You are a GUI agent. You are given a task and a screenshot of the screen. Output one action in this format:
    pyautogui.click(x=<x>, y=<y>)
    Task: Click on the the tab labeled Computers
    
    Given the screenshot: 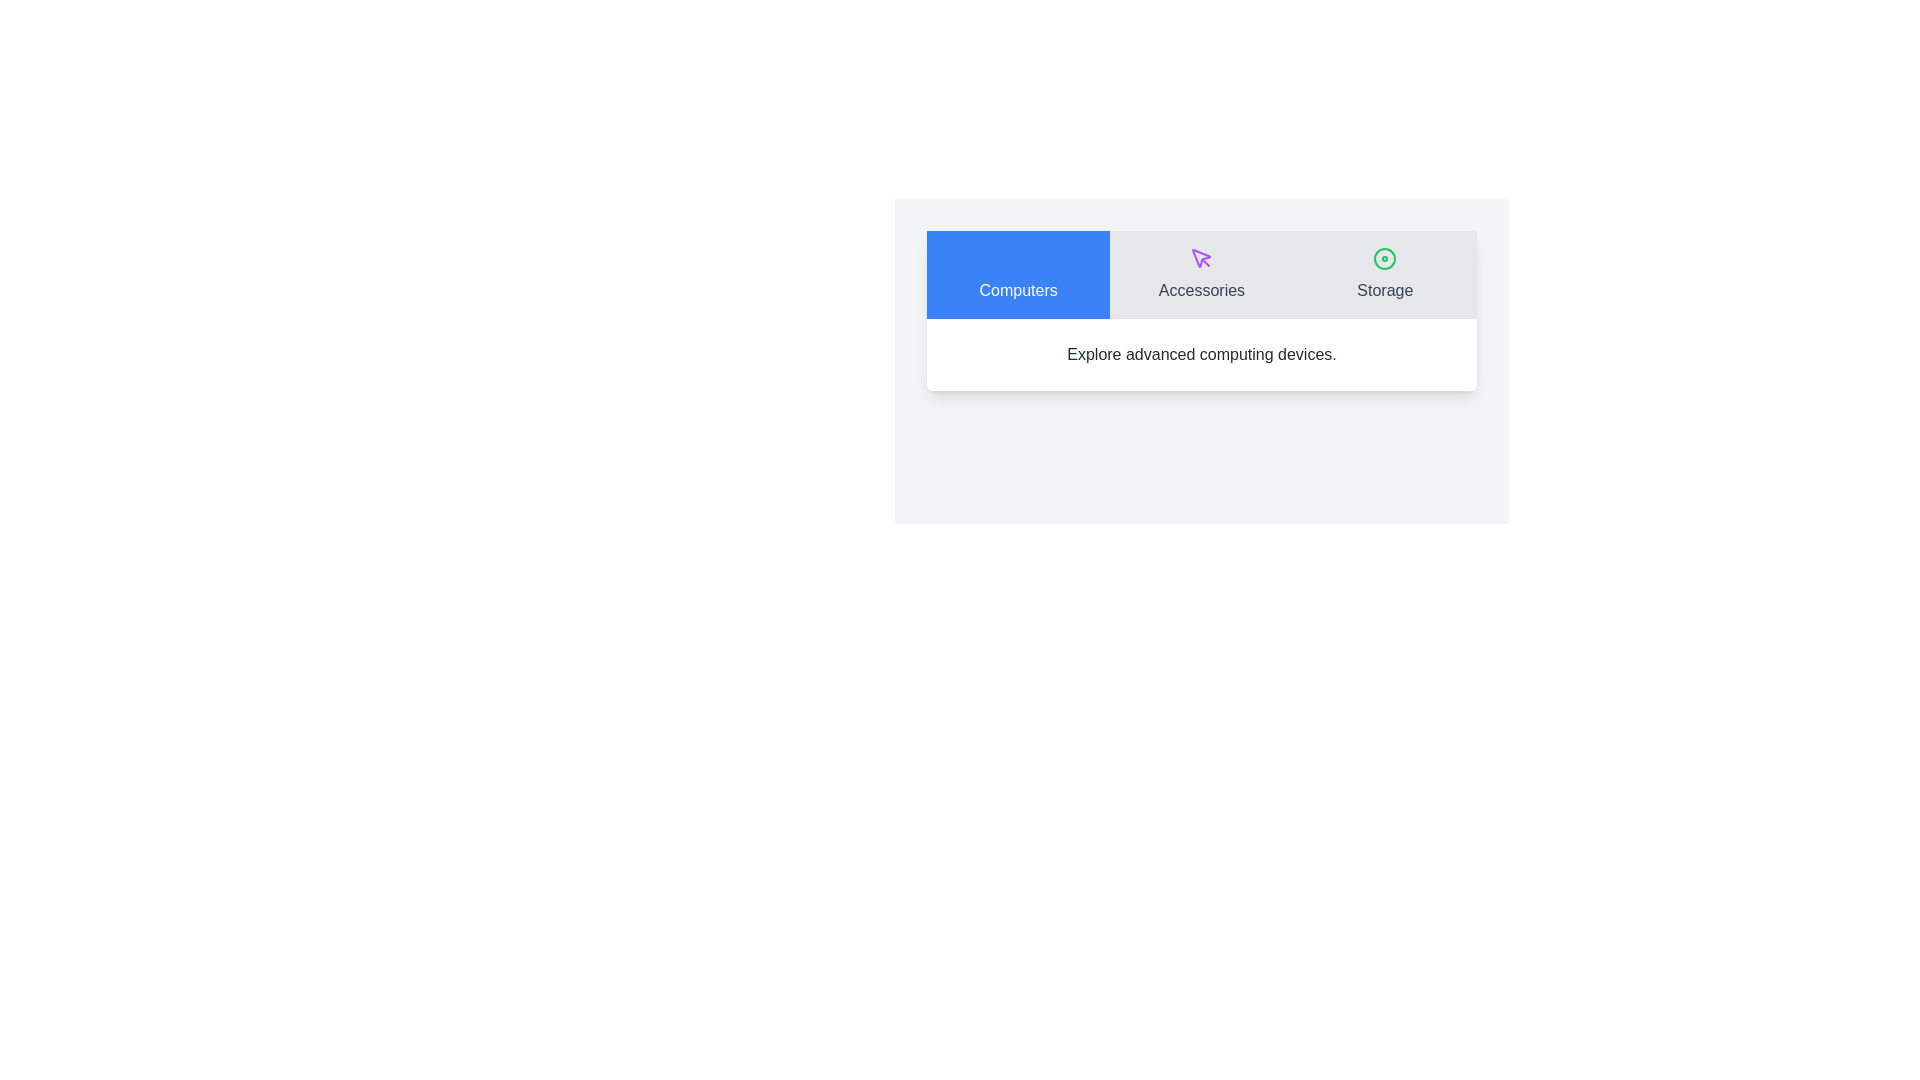 What is the action you would take?
    pyautogui.click(x=1018, y=274)
    